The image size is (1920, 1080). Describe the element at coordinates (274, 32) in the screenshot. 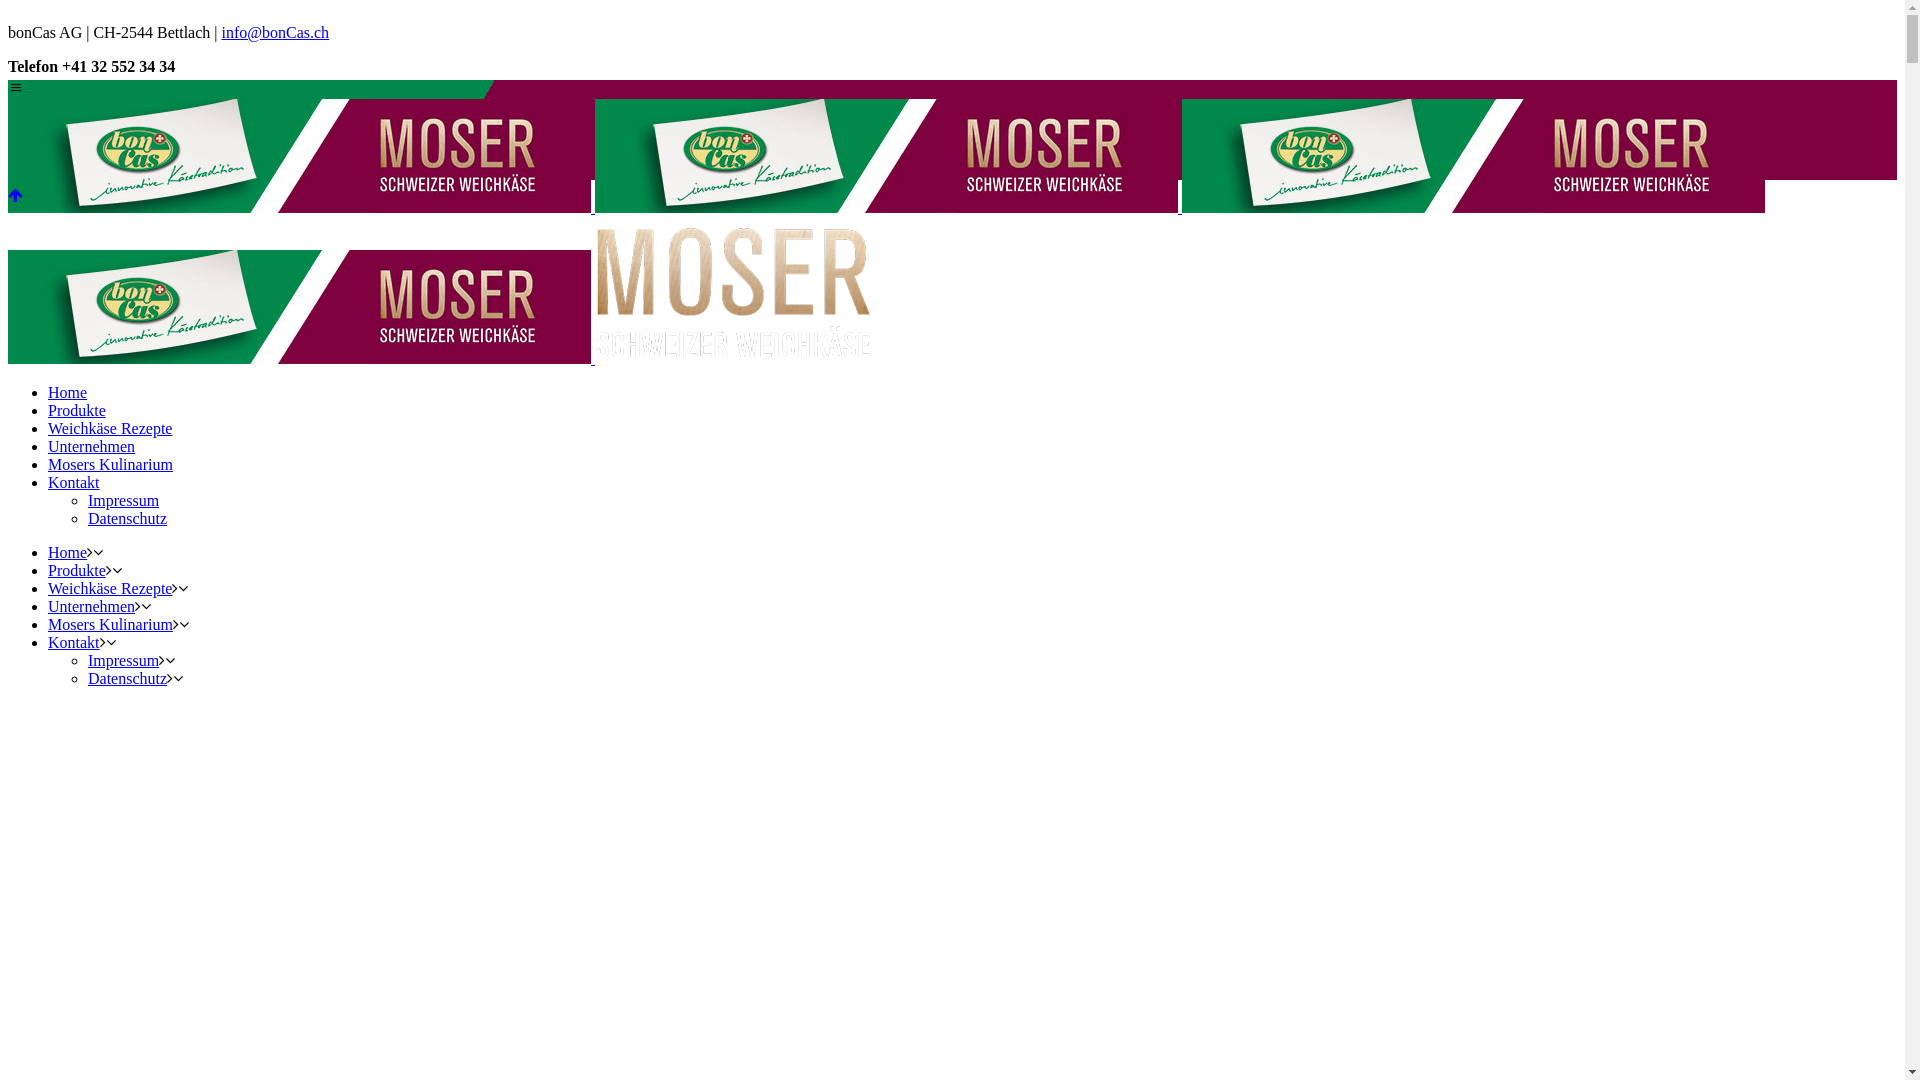

I see `'info@bonCas.ch'` at that location.